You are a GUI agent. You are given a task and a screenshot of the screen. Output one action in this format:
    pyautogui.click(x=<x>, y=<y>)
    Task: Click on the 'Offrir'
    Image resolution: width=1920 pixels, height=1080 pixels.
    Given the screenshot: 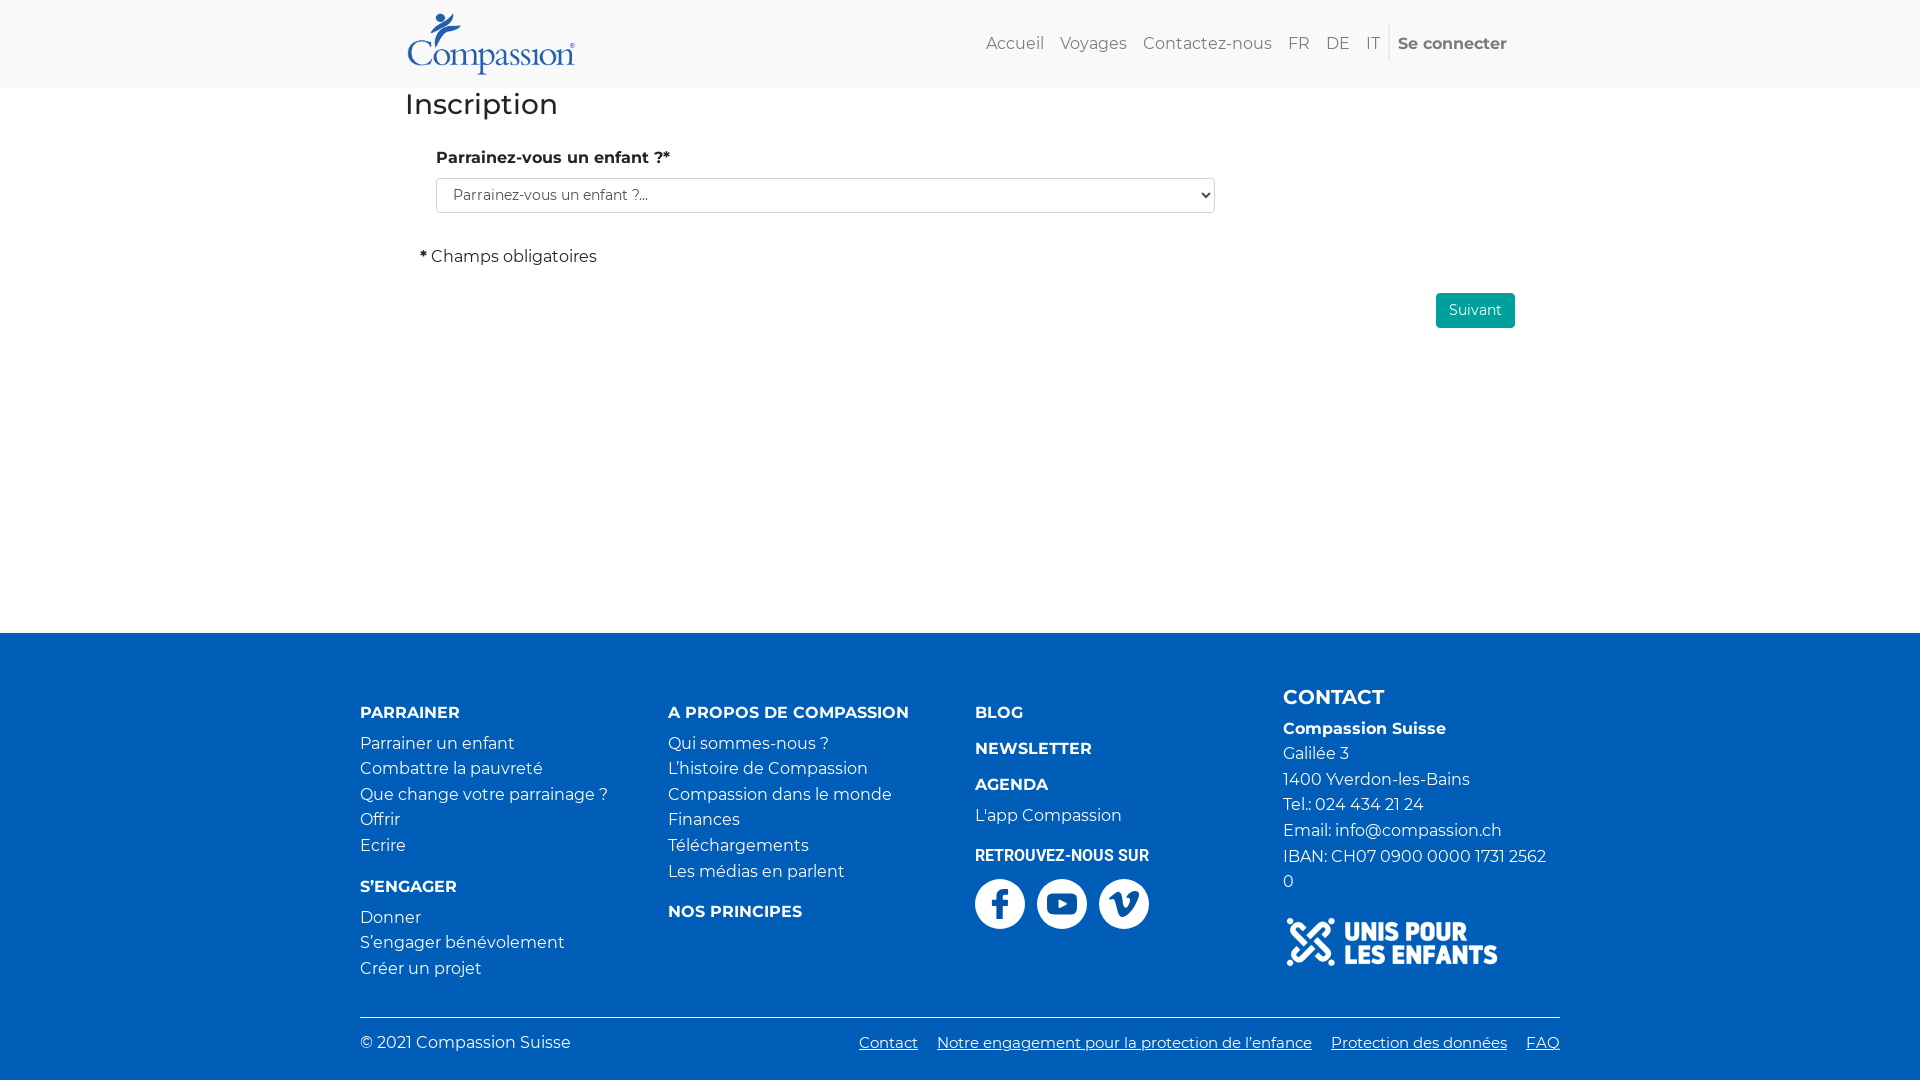 What is the action you would take?
    pyautogui.click(x=379, y=819)
    